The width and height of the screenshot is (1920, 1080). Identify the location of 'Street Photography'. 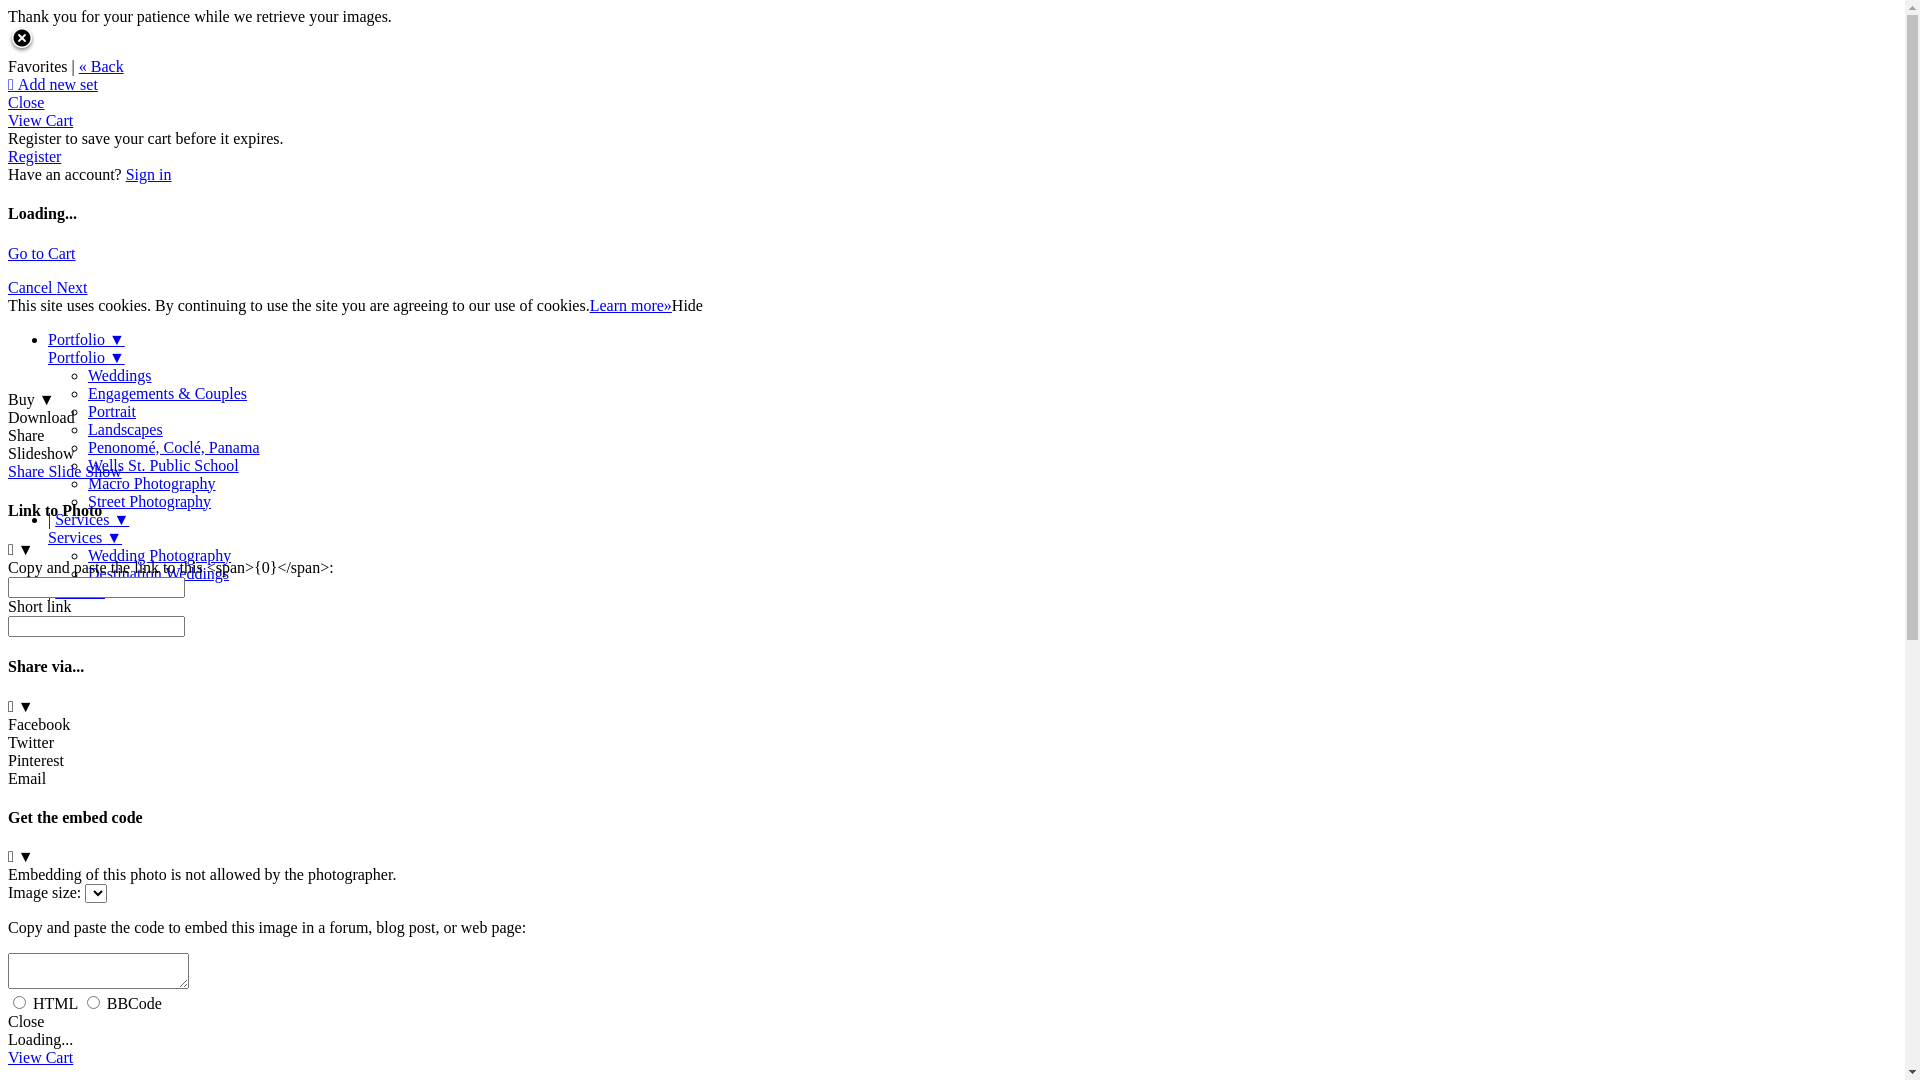
(148, 500).